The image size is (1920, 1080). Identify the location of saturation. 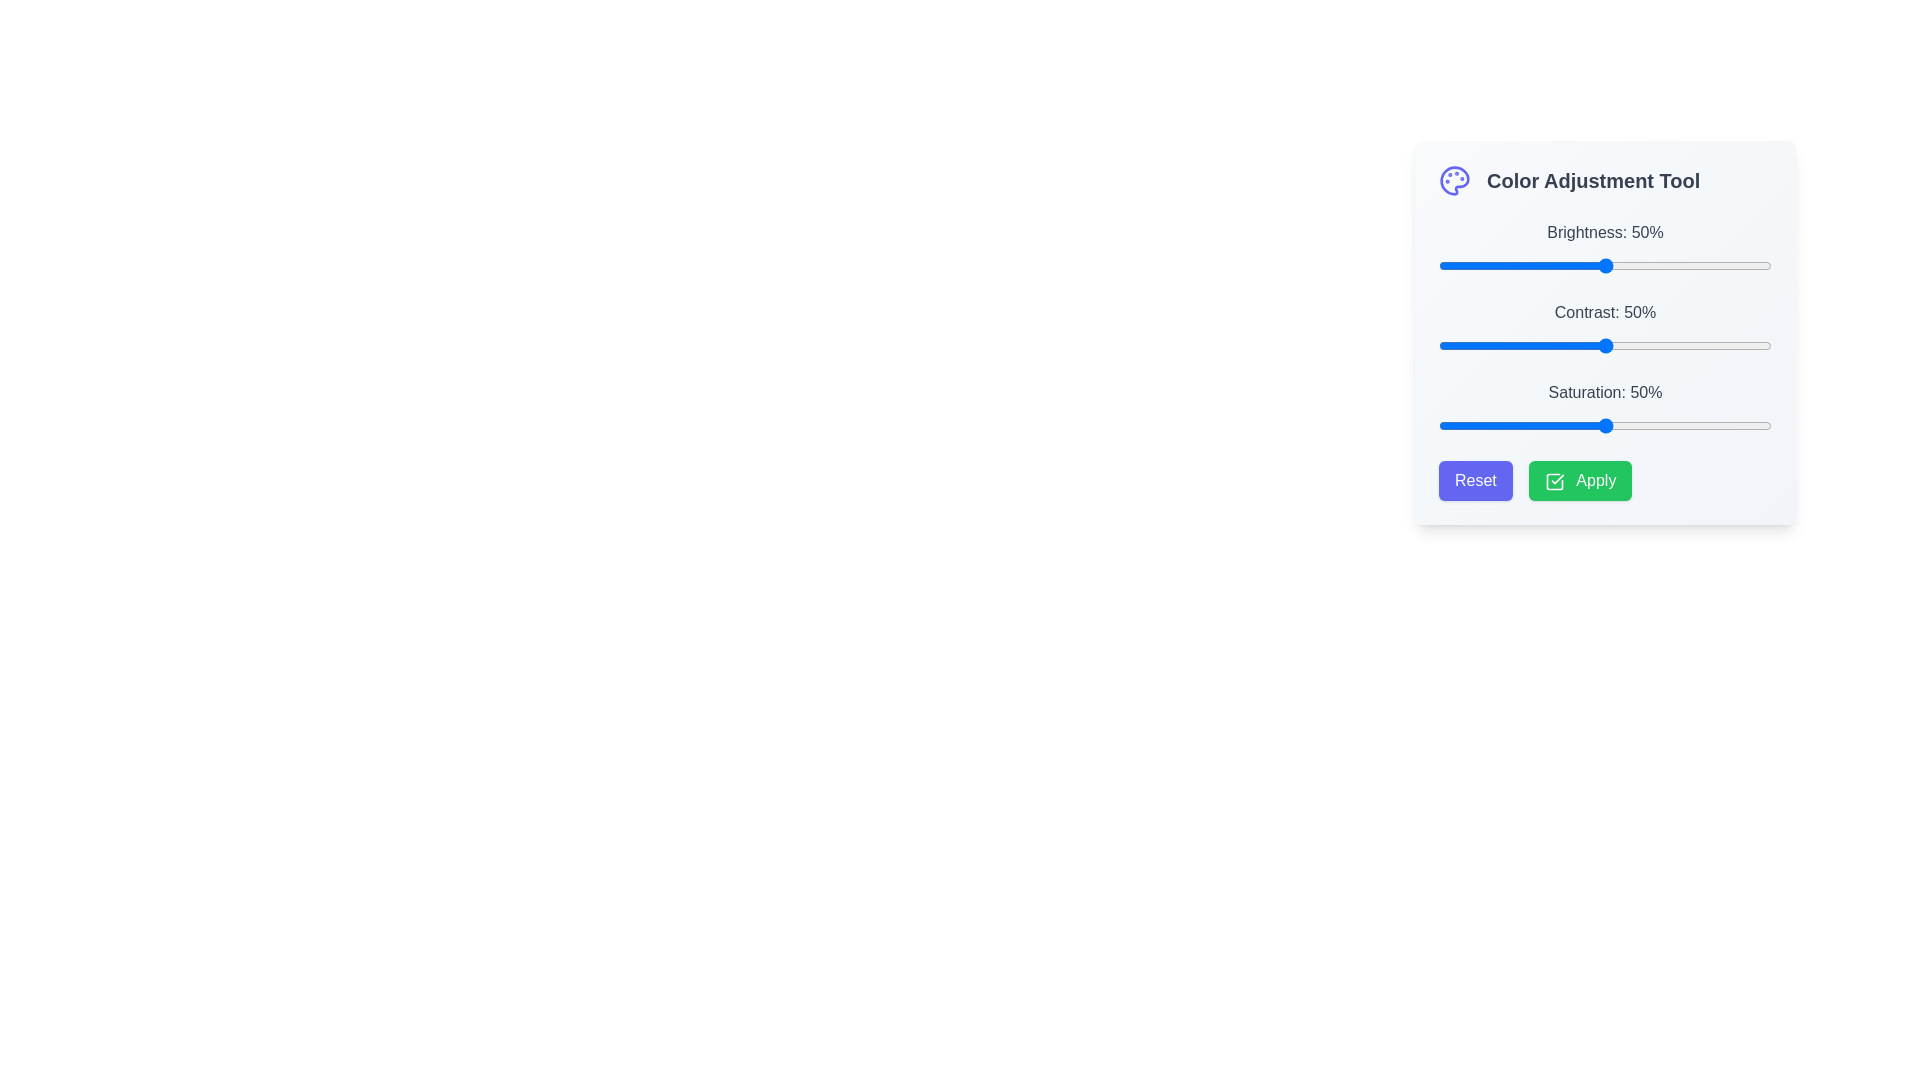
(1757, 424).